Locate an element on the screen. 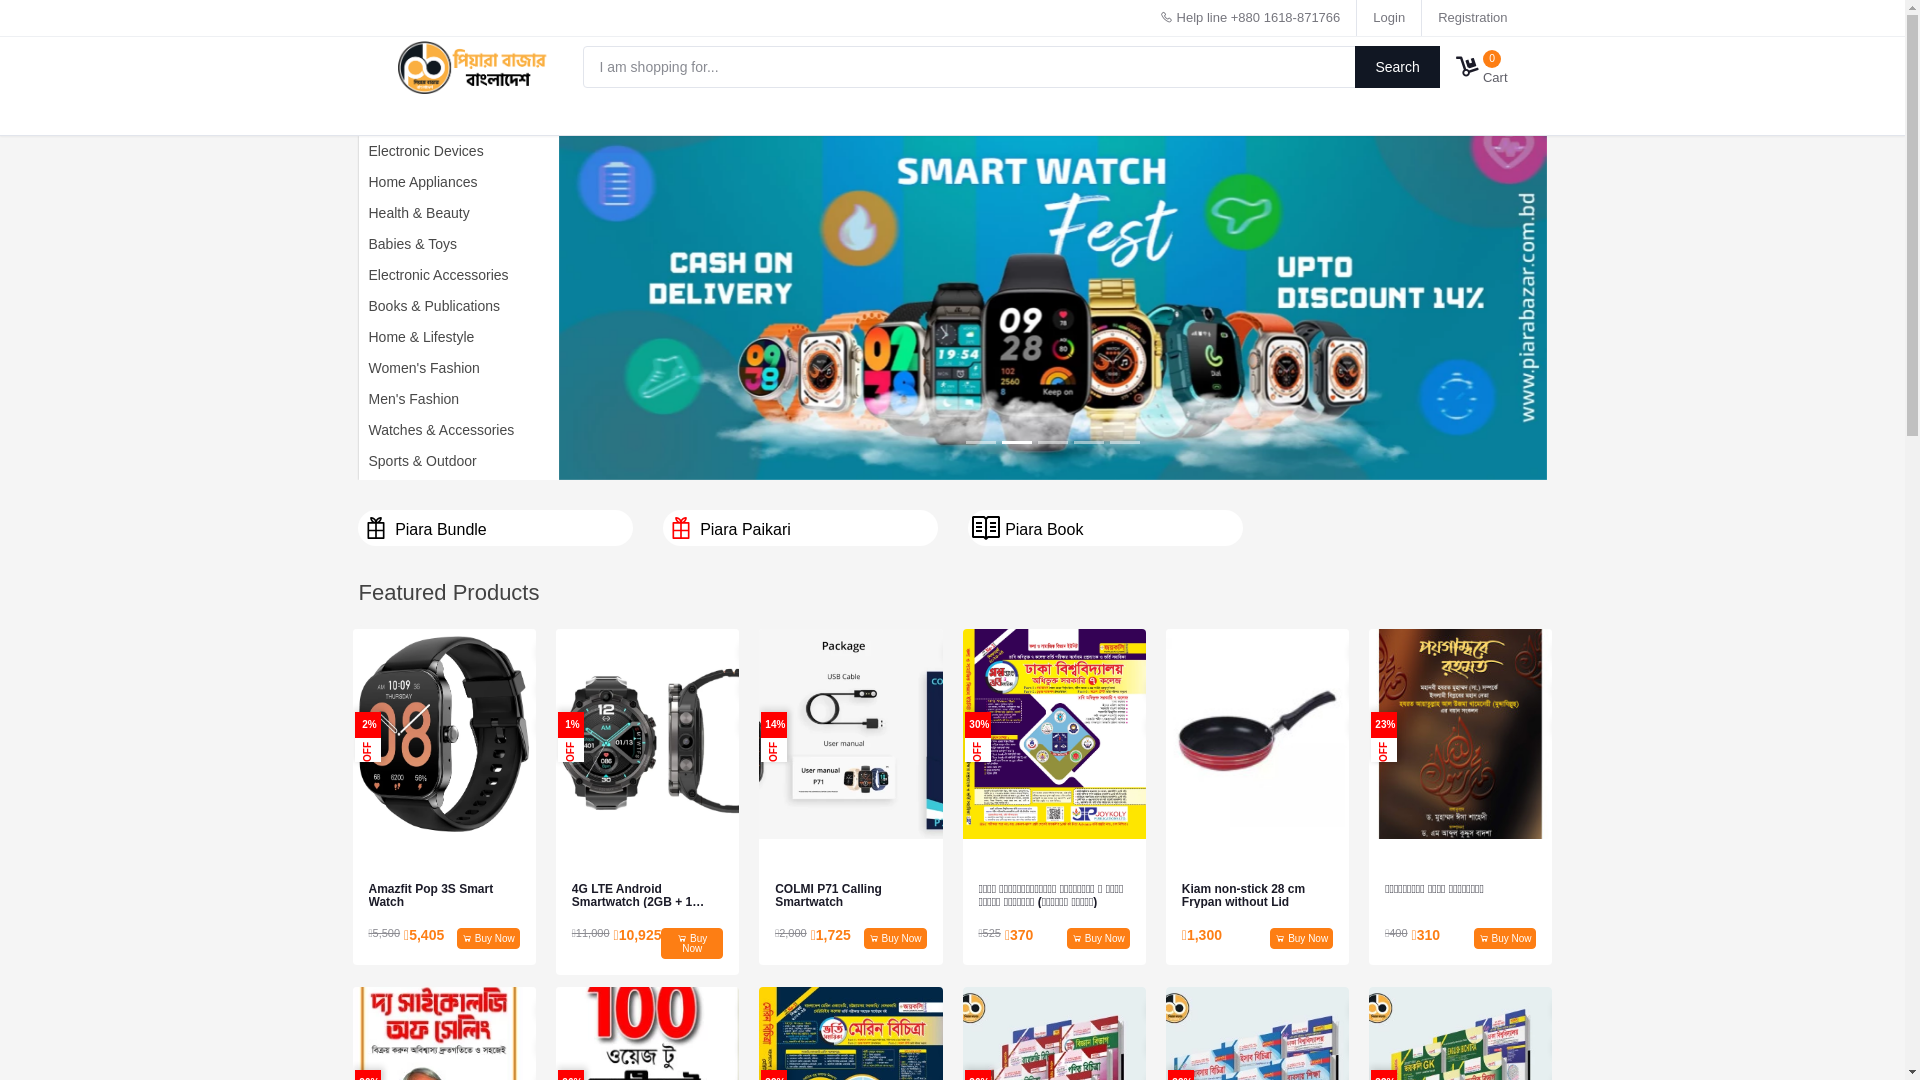 The height and width of the screenshot is (1080, 1920). 'Electronic Devices' is located at coordinates (419, 149).